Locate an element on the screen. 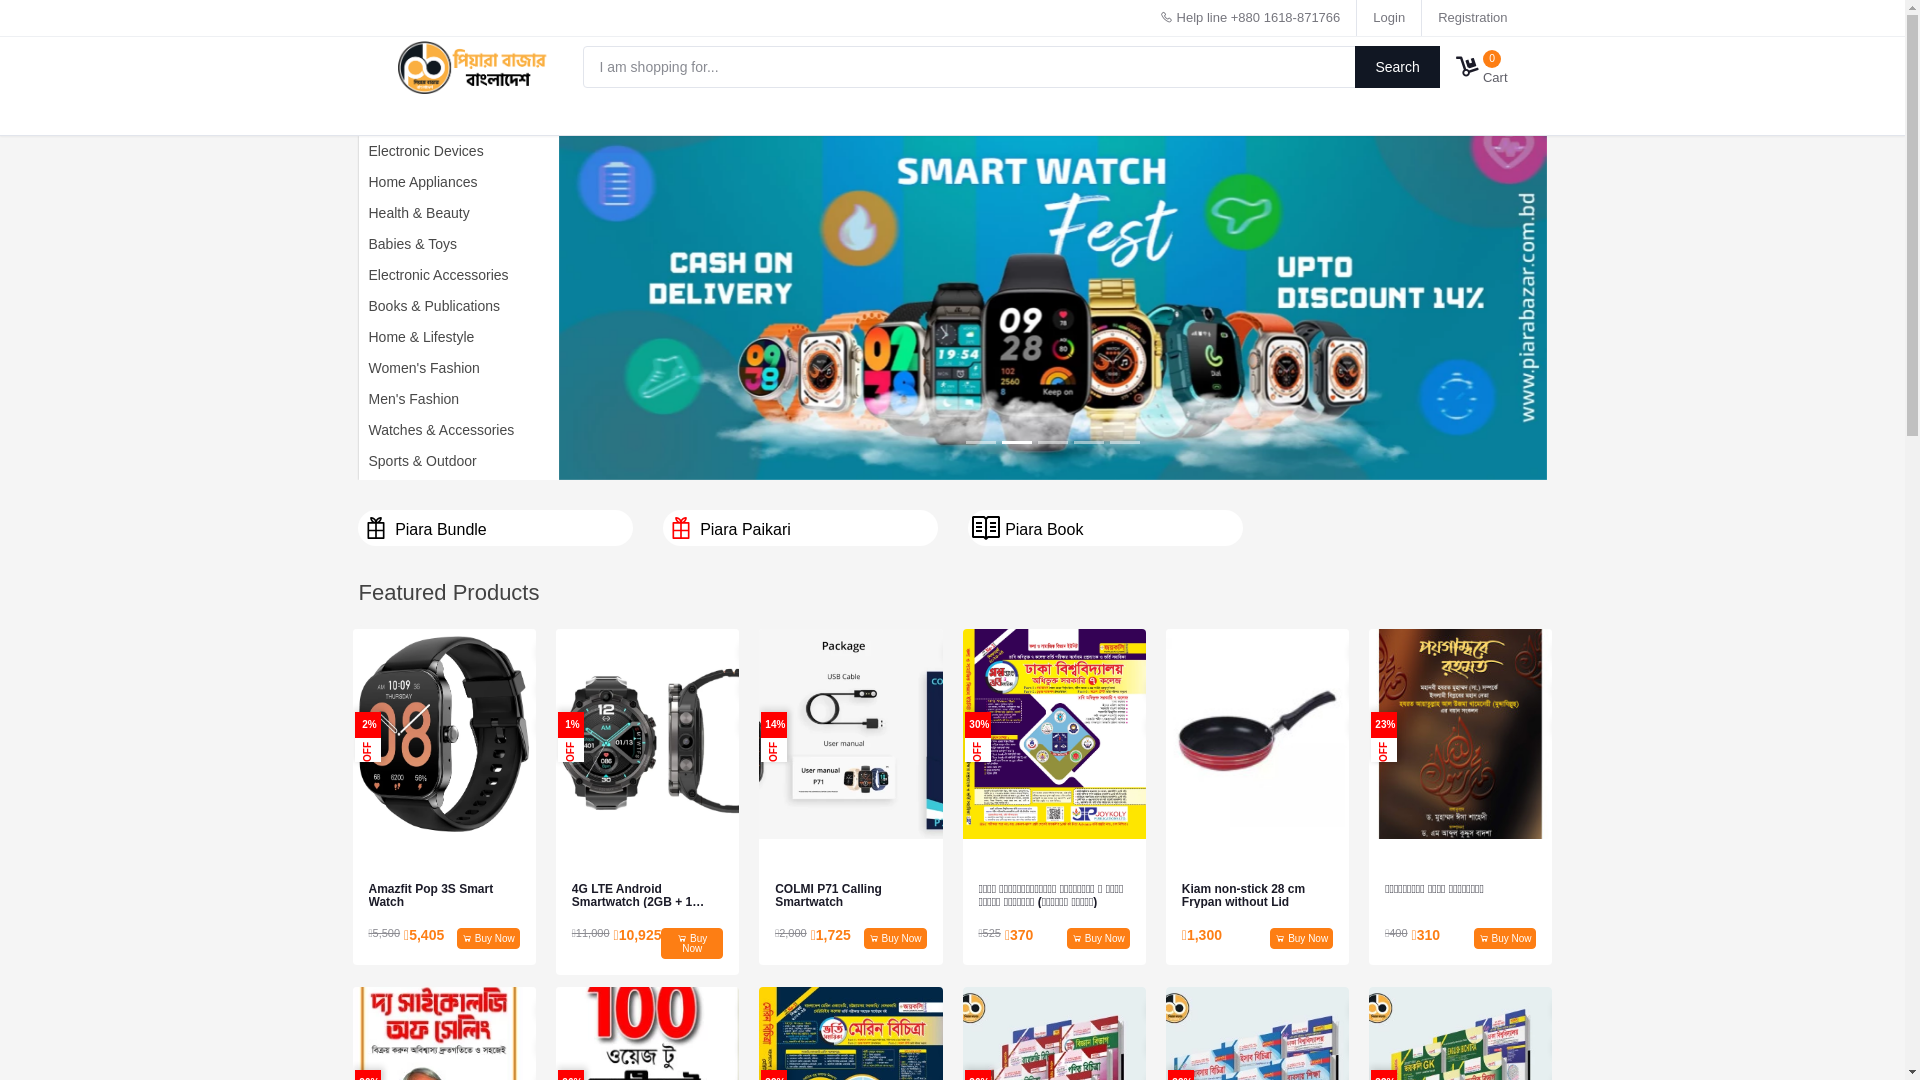 The height and width of the screenshot is (1080, 1920). 'Electronic Devices' is located at coordinates (419, 149).